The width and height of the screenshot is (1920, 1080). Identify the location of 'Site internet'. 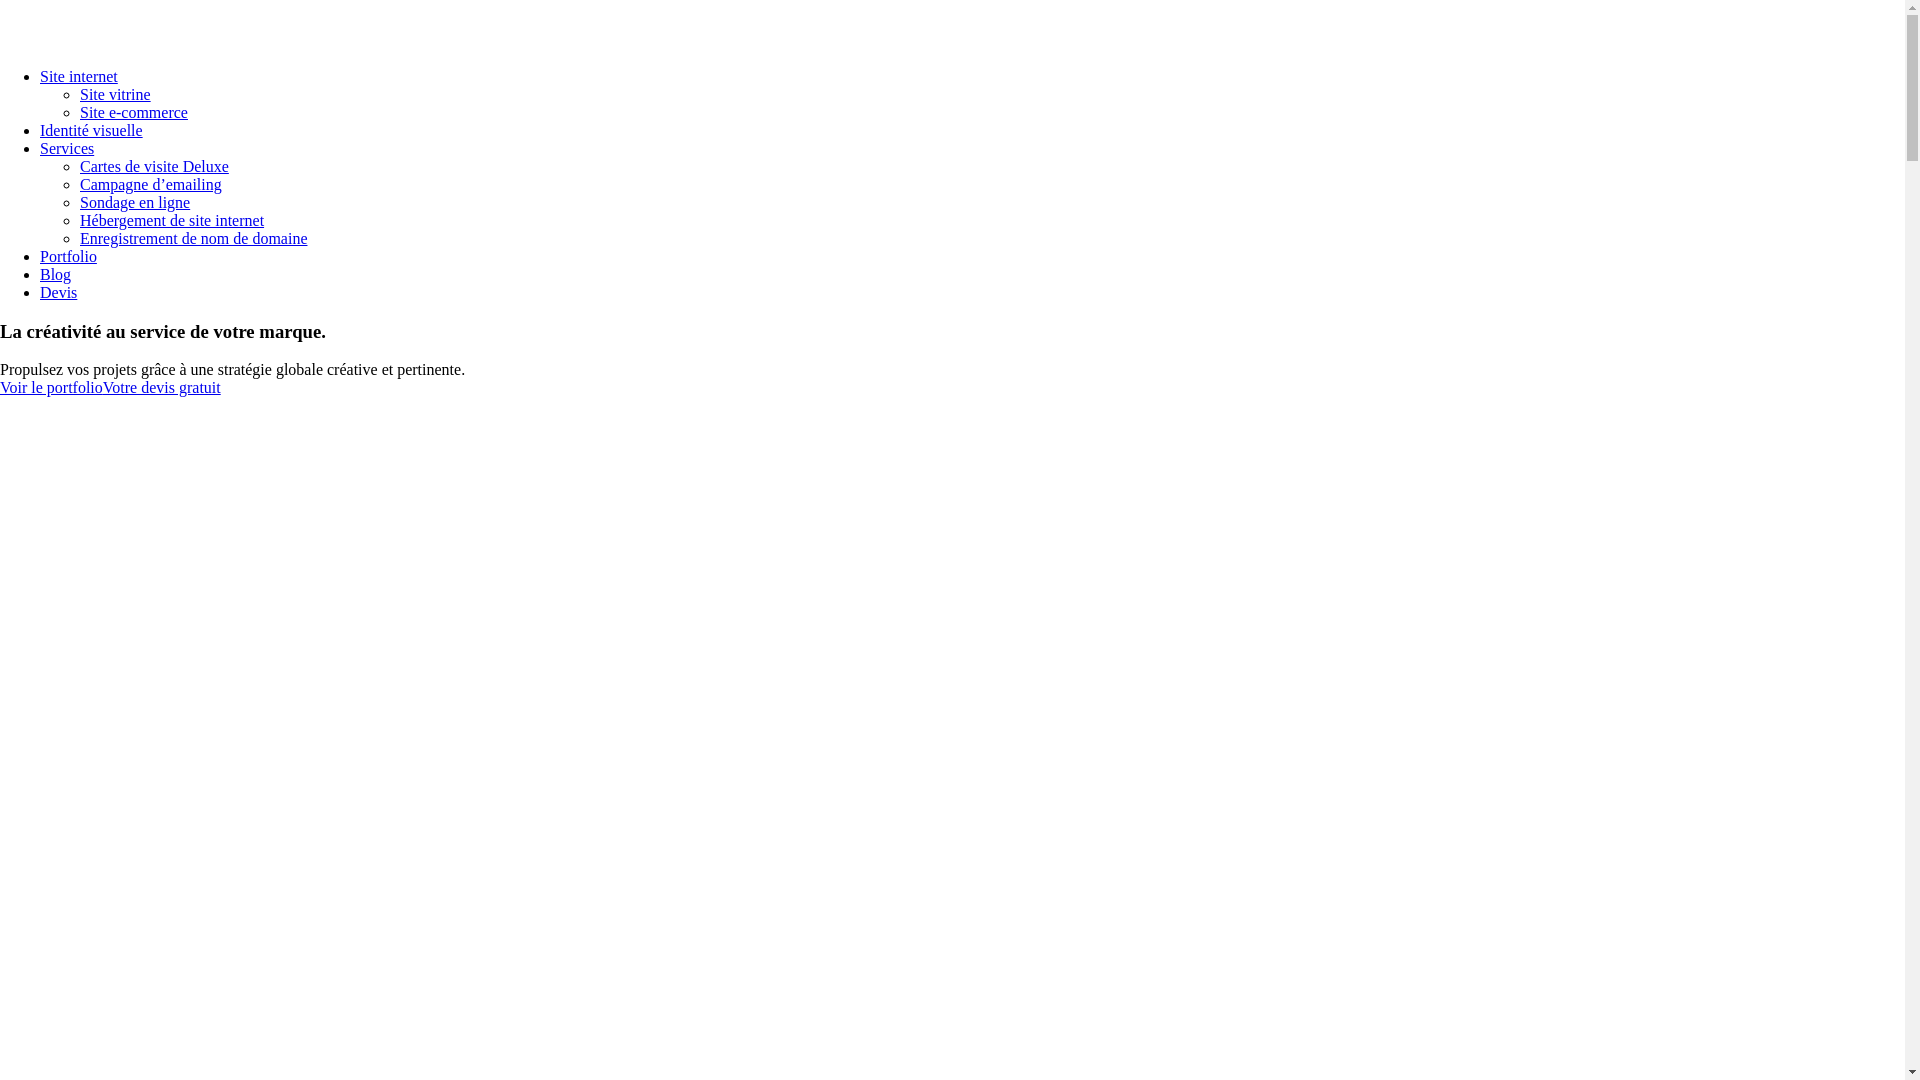
(39, 75).